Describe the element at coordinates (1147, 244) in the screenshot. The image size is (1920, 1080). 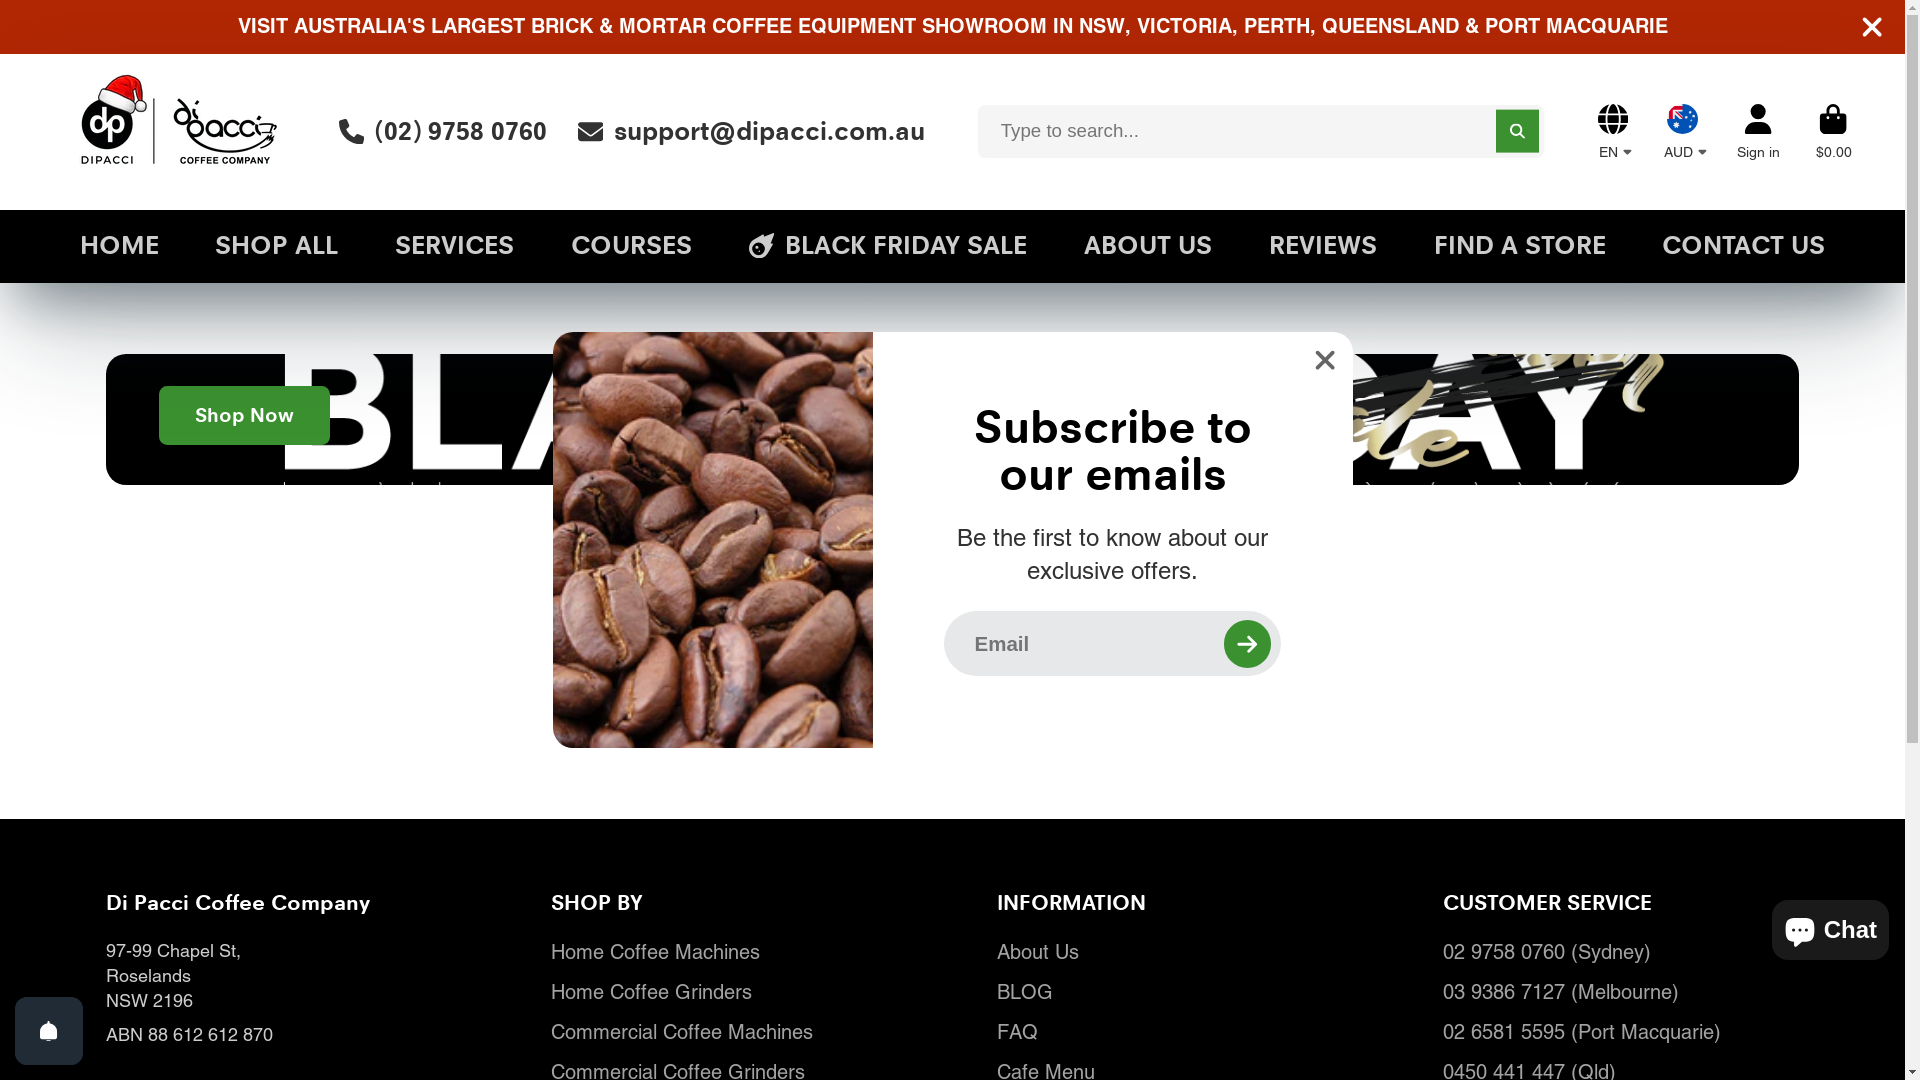
I see `'ABOUT US'` at that location.